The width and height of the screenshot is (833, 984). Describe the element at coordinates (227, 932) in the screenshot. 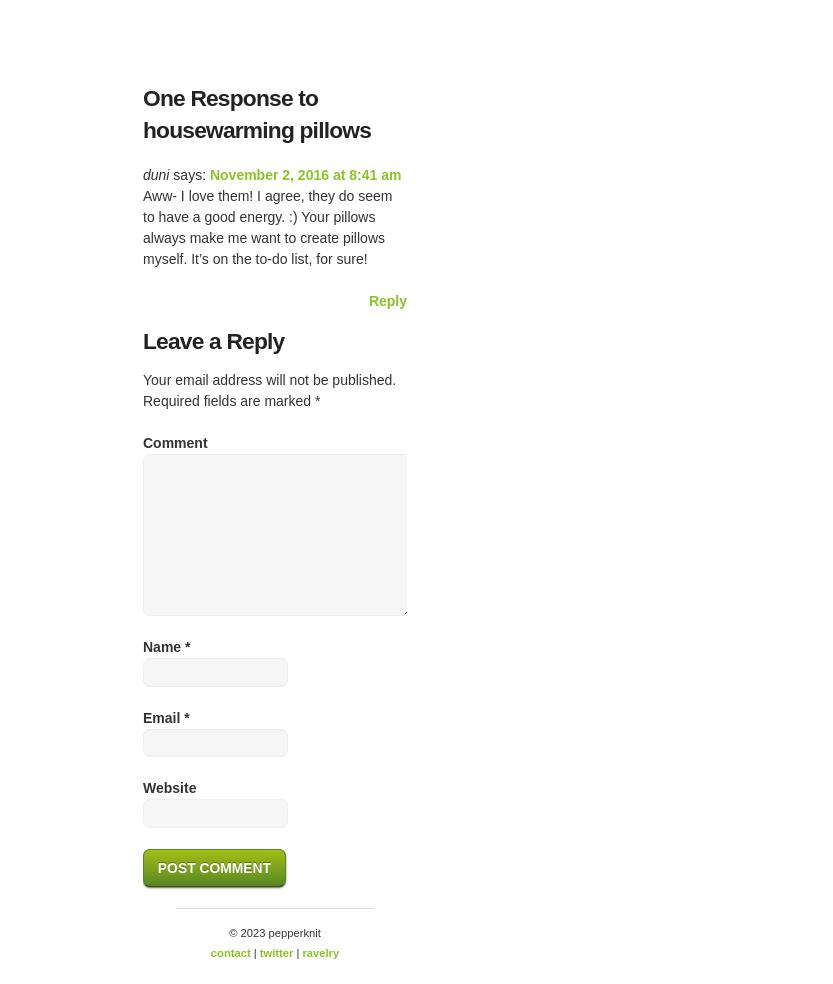

I see `'© 2023 pepperknit'` at that location.